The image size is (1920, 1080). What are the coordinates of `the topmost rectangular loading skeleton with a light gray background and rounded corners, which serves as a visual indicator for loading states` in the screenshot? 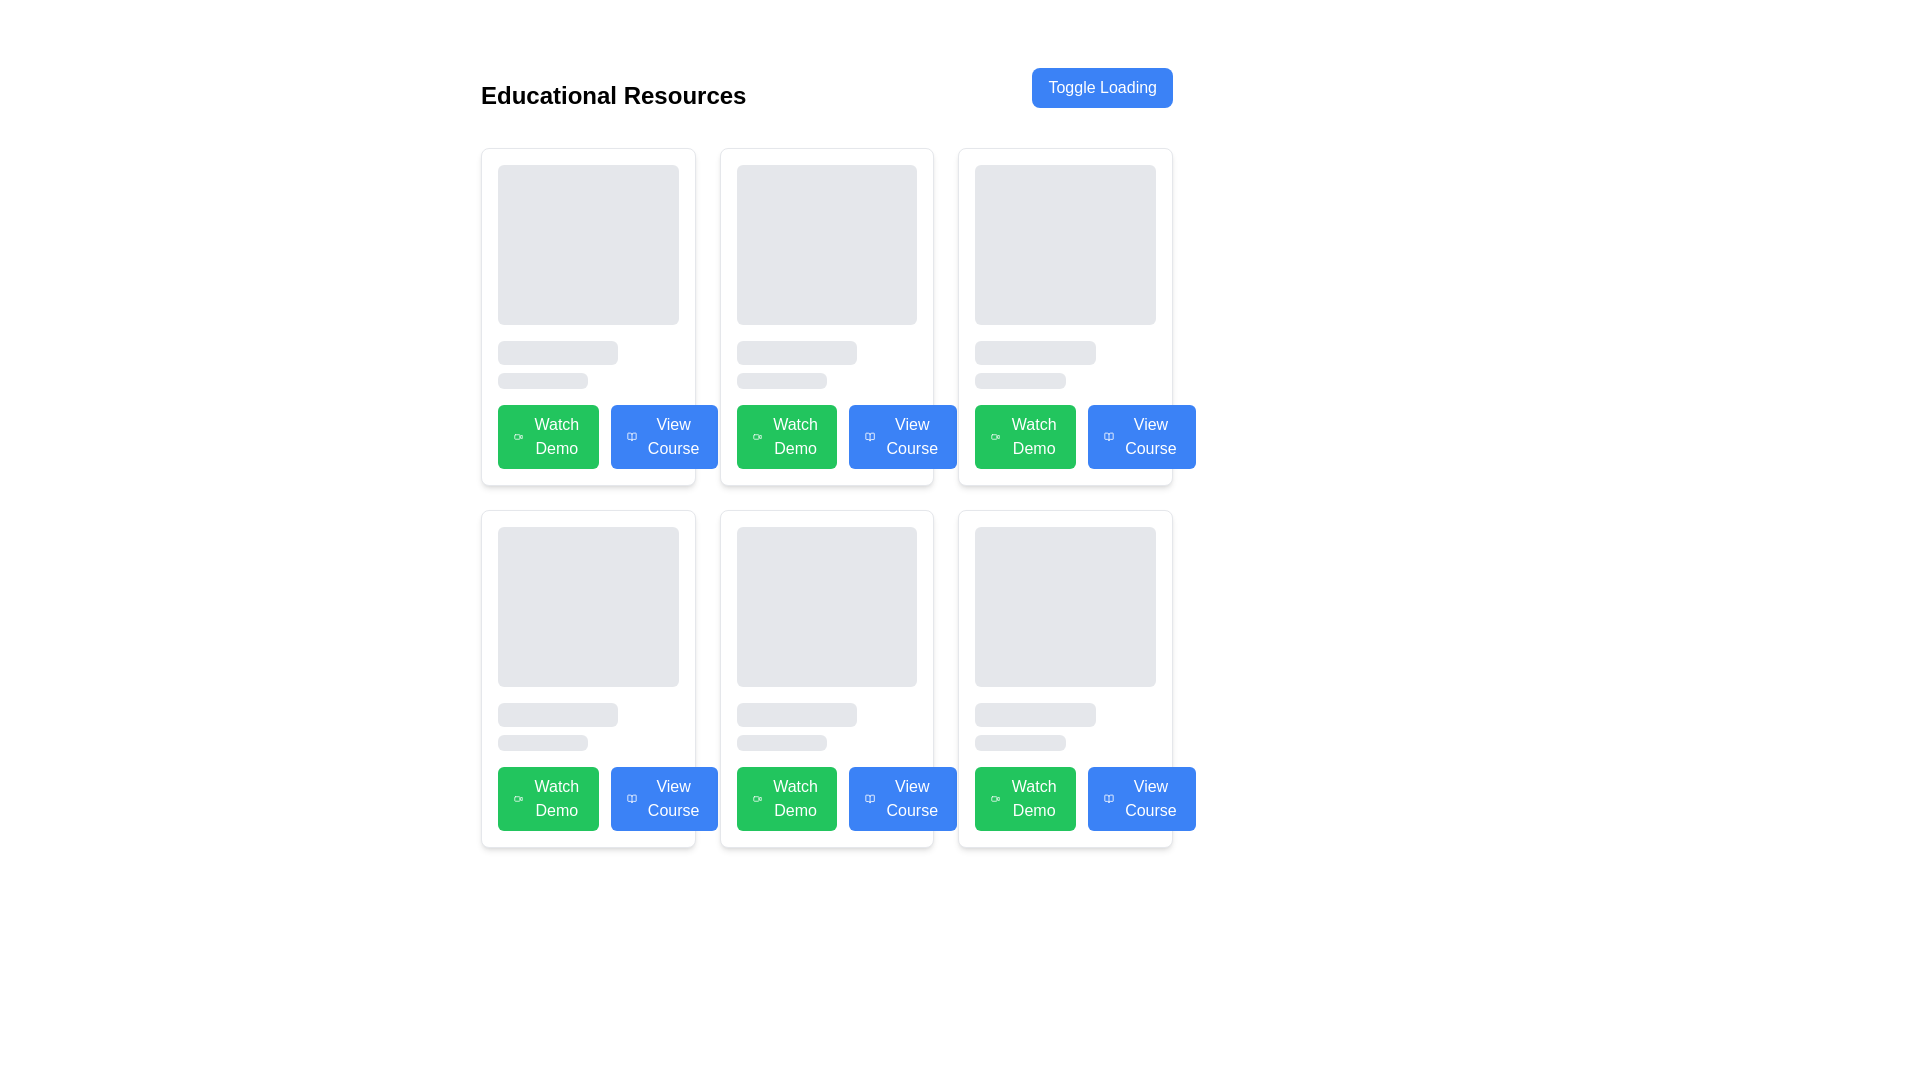 It's located at (826, 244).